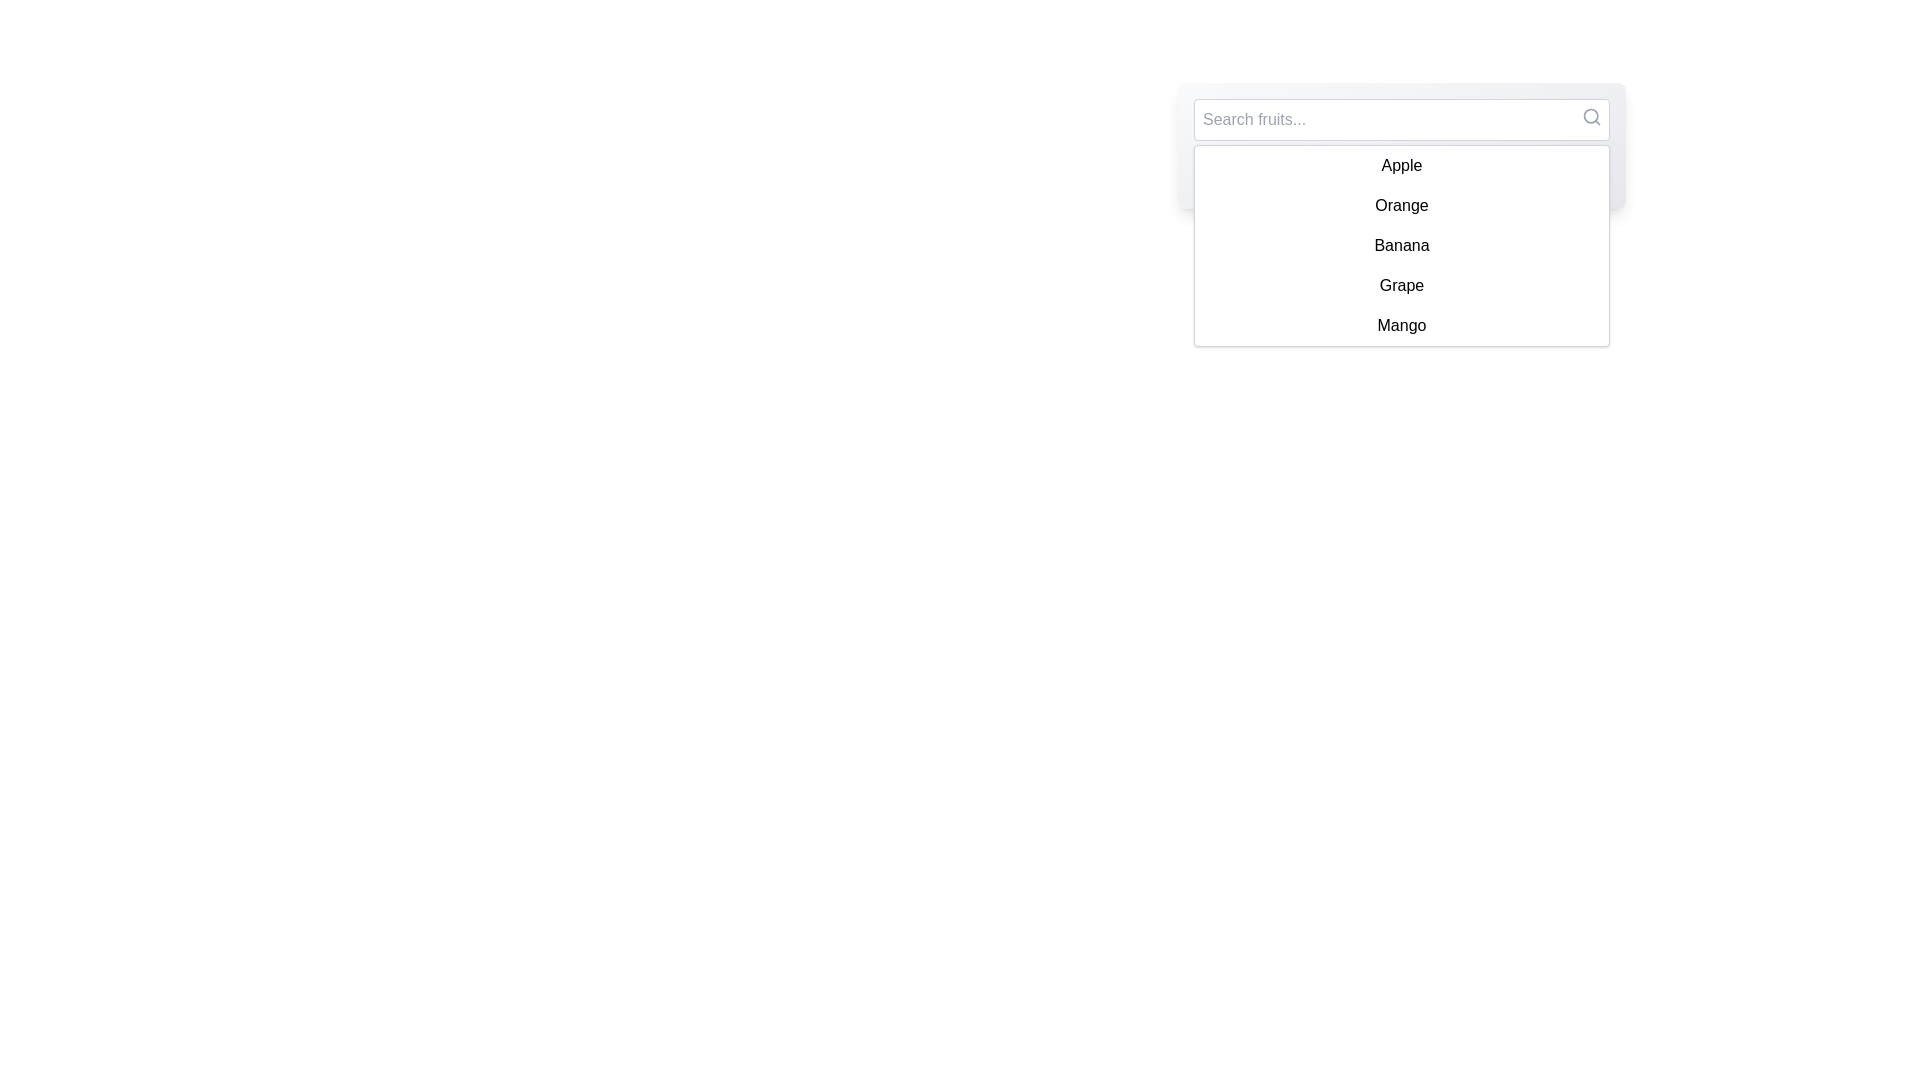 The image size is (1920, 1080). Describe the element at coordinates (1400, 245) in the screenshot. I see `the third selectable text item labeled 'Banana' in the dropdown menu to make a selection` at that location.